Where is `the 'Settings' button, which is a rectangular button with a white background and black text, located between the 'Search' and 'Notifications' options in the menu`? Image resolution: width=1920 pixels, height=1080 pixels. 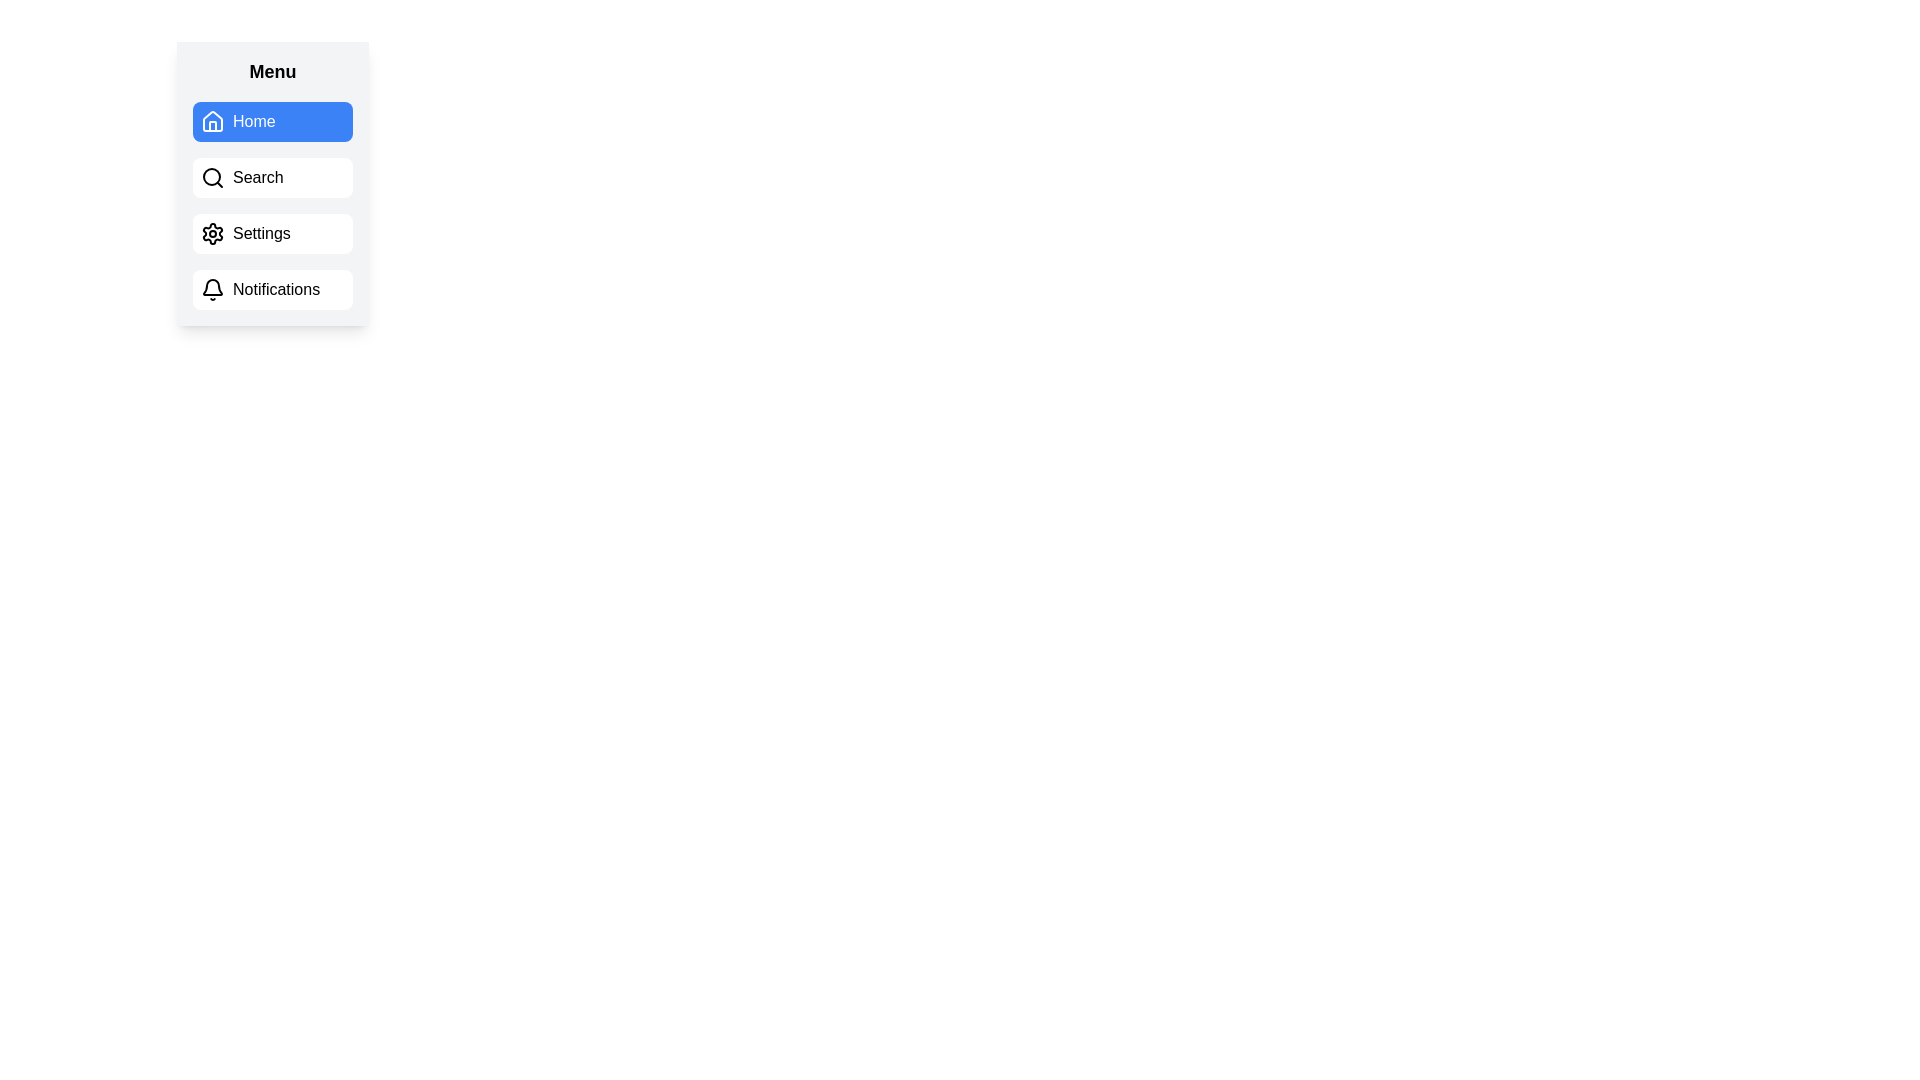
the 'Settings' button, which is a rectangular button with a white background and black text, located between the 'Search' and 'Notifications' options in the menu is located at coordinates (272, 233).